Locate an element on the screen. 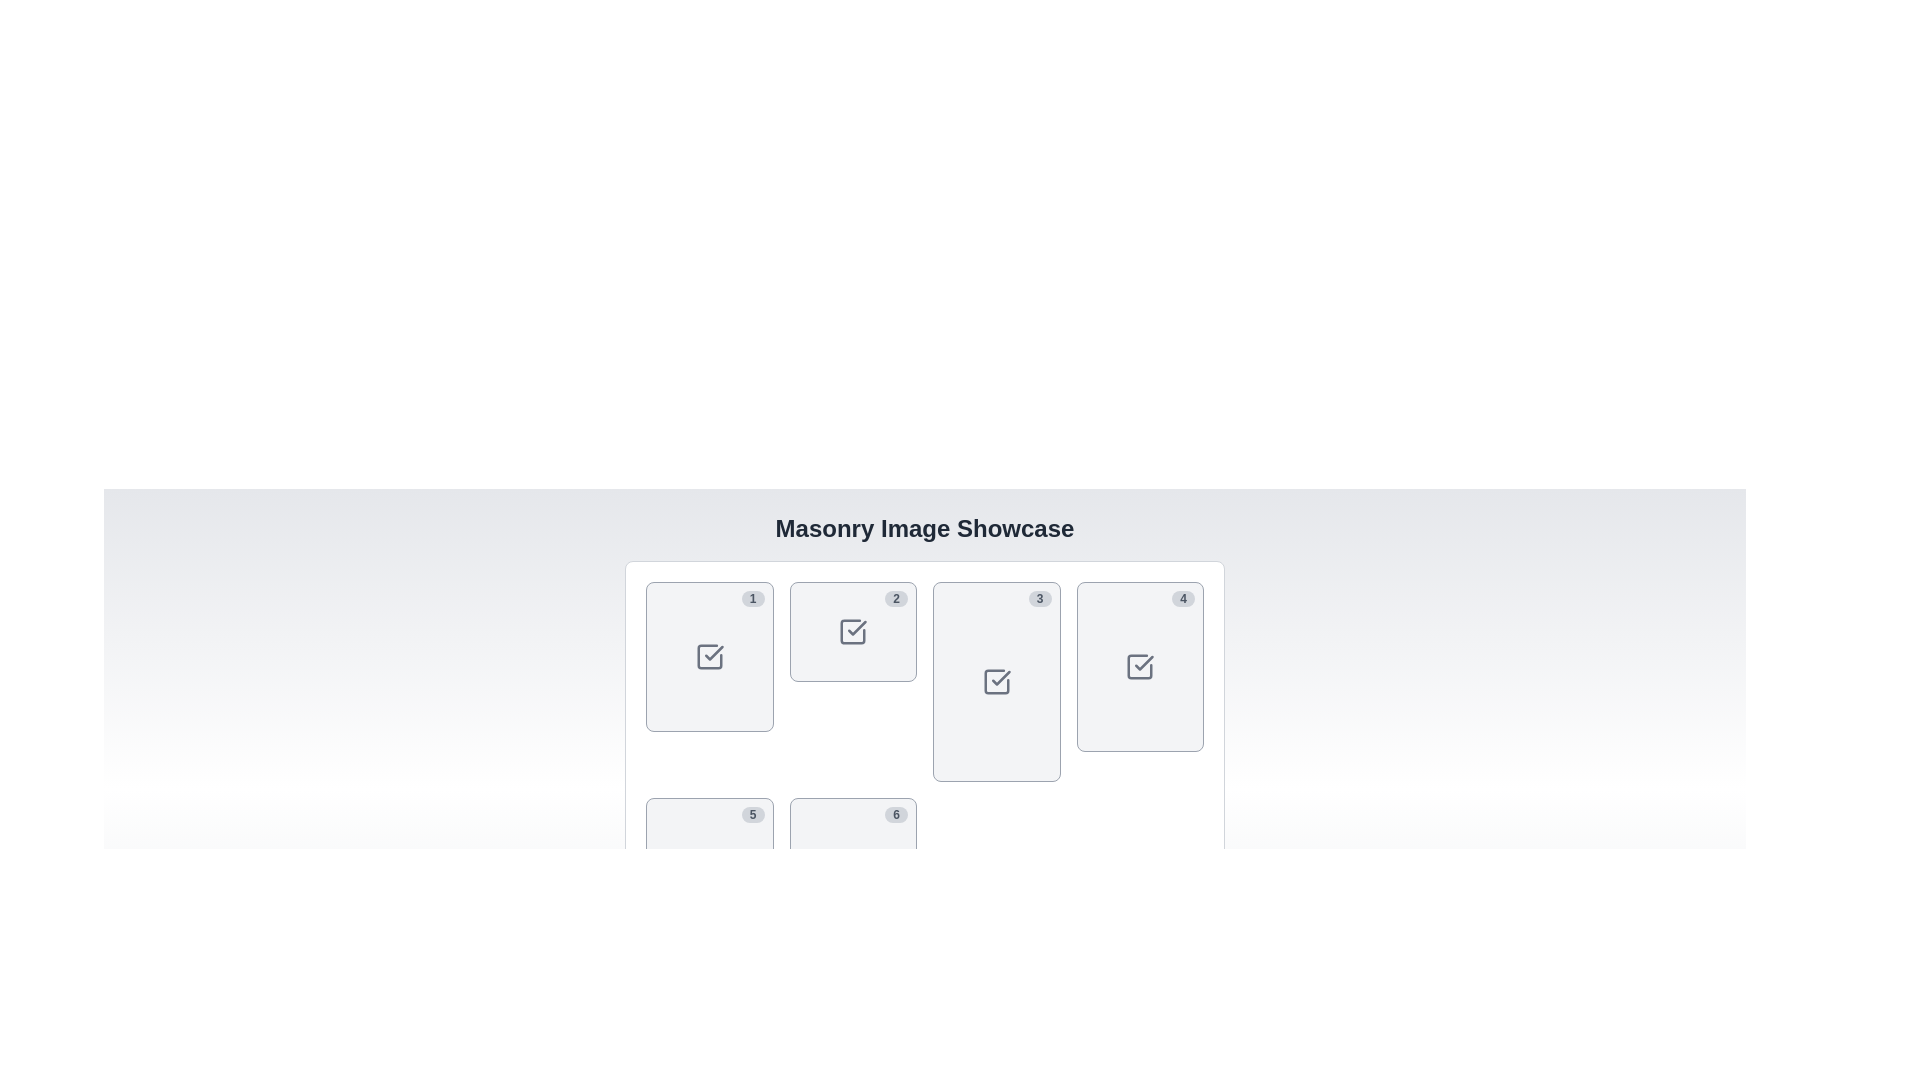 The image size is (1920, 1080). icon that indicates the selection or validation of the item in the fifth card of the 'Masonry Image Showcase' section is located at coordinates (709, 862).